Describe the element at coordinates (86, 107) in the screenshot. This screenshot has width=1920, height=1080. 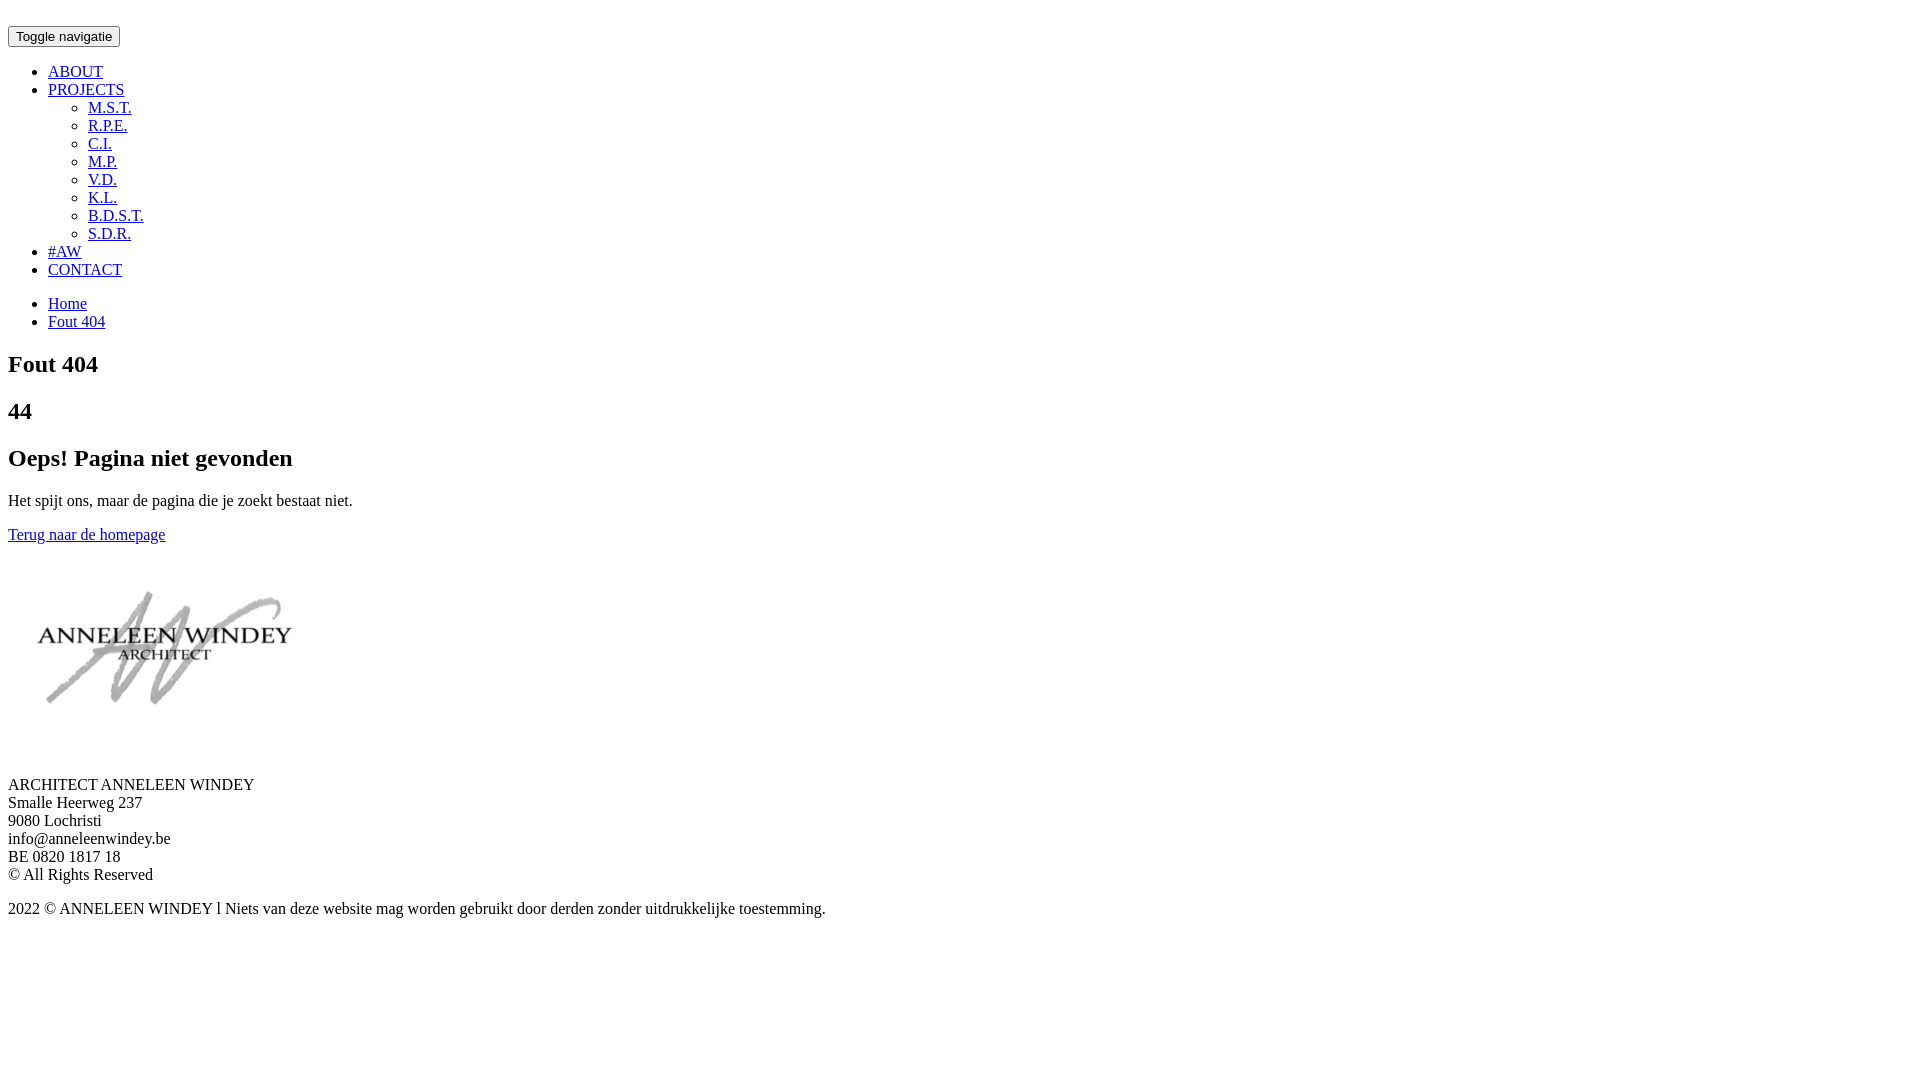
I see `'M.S.T.'` at that location.